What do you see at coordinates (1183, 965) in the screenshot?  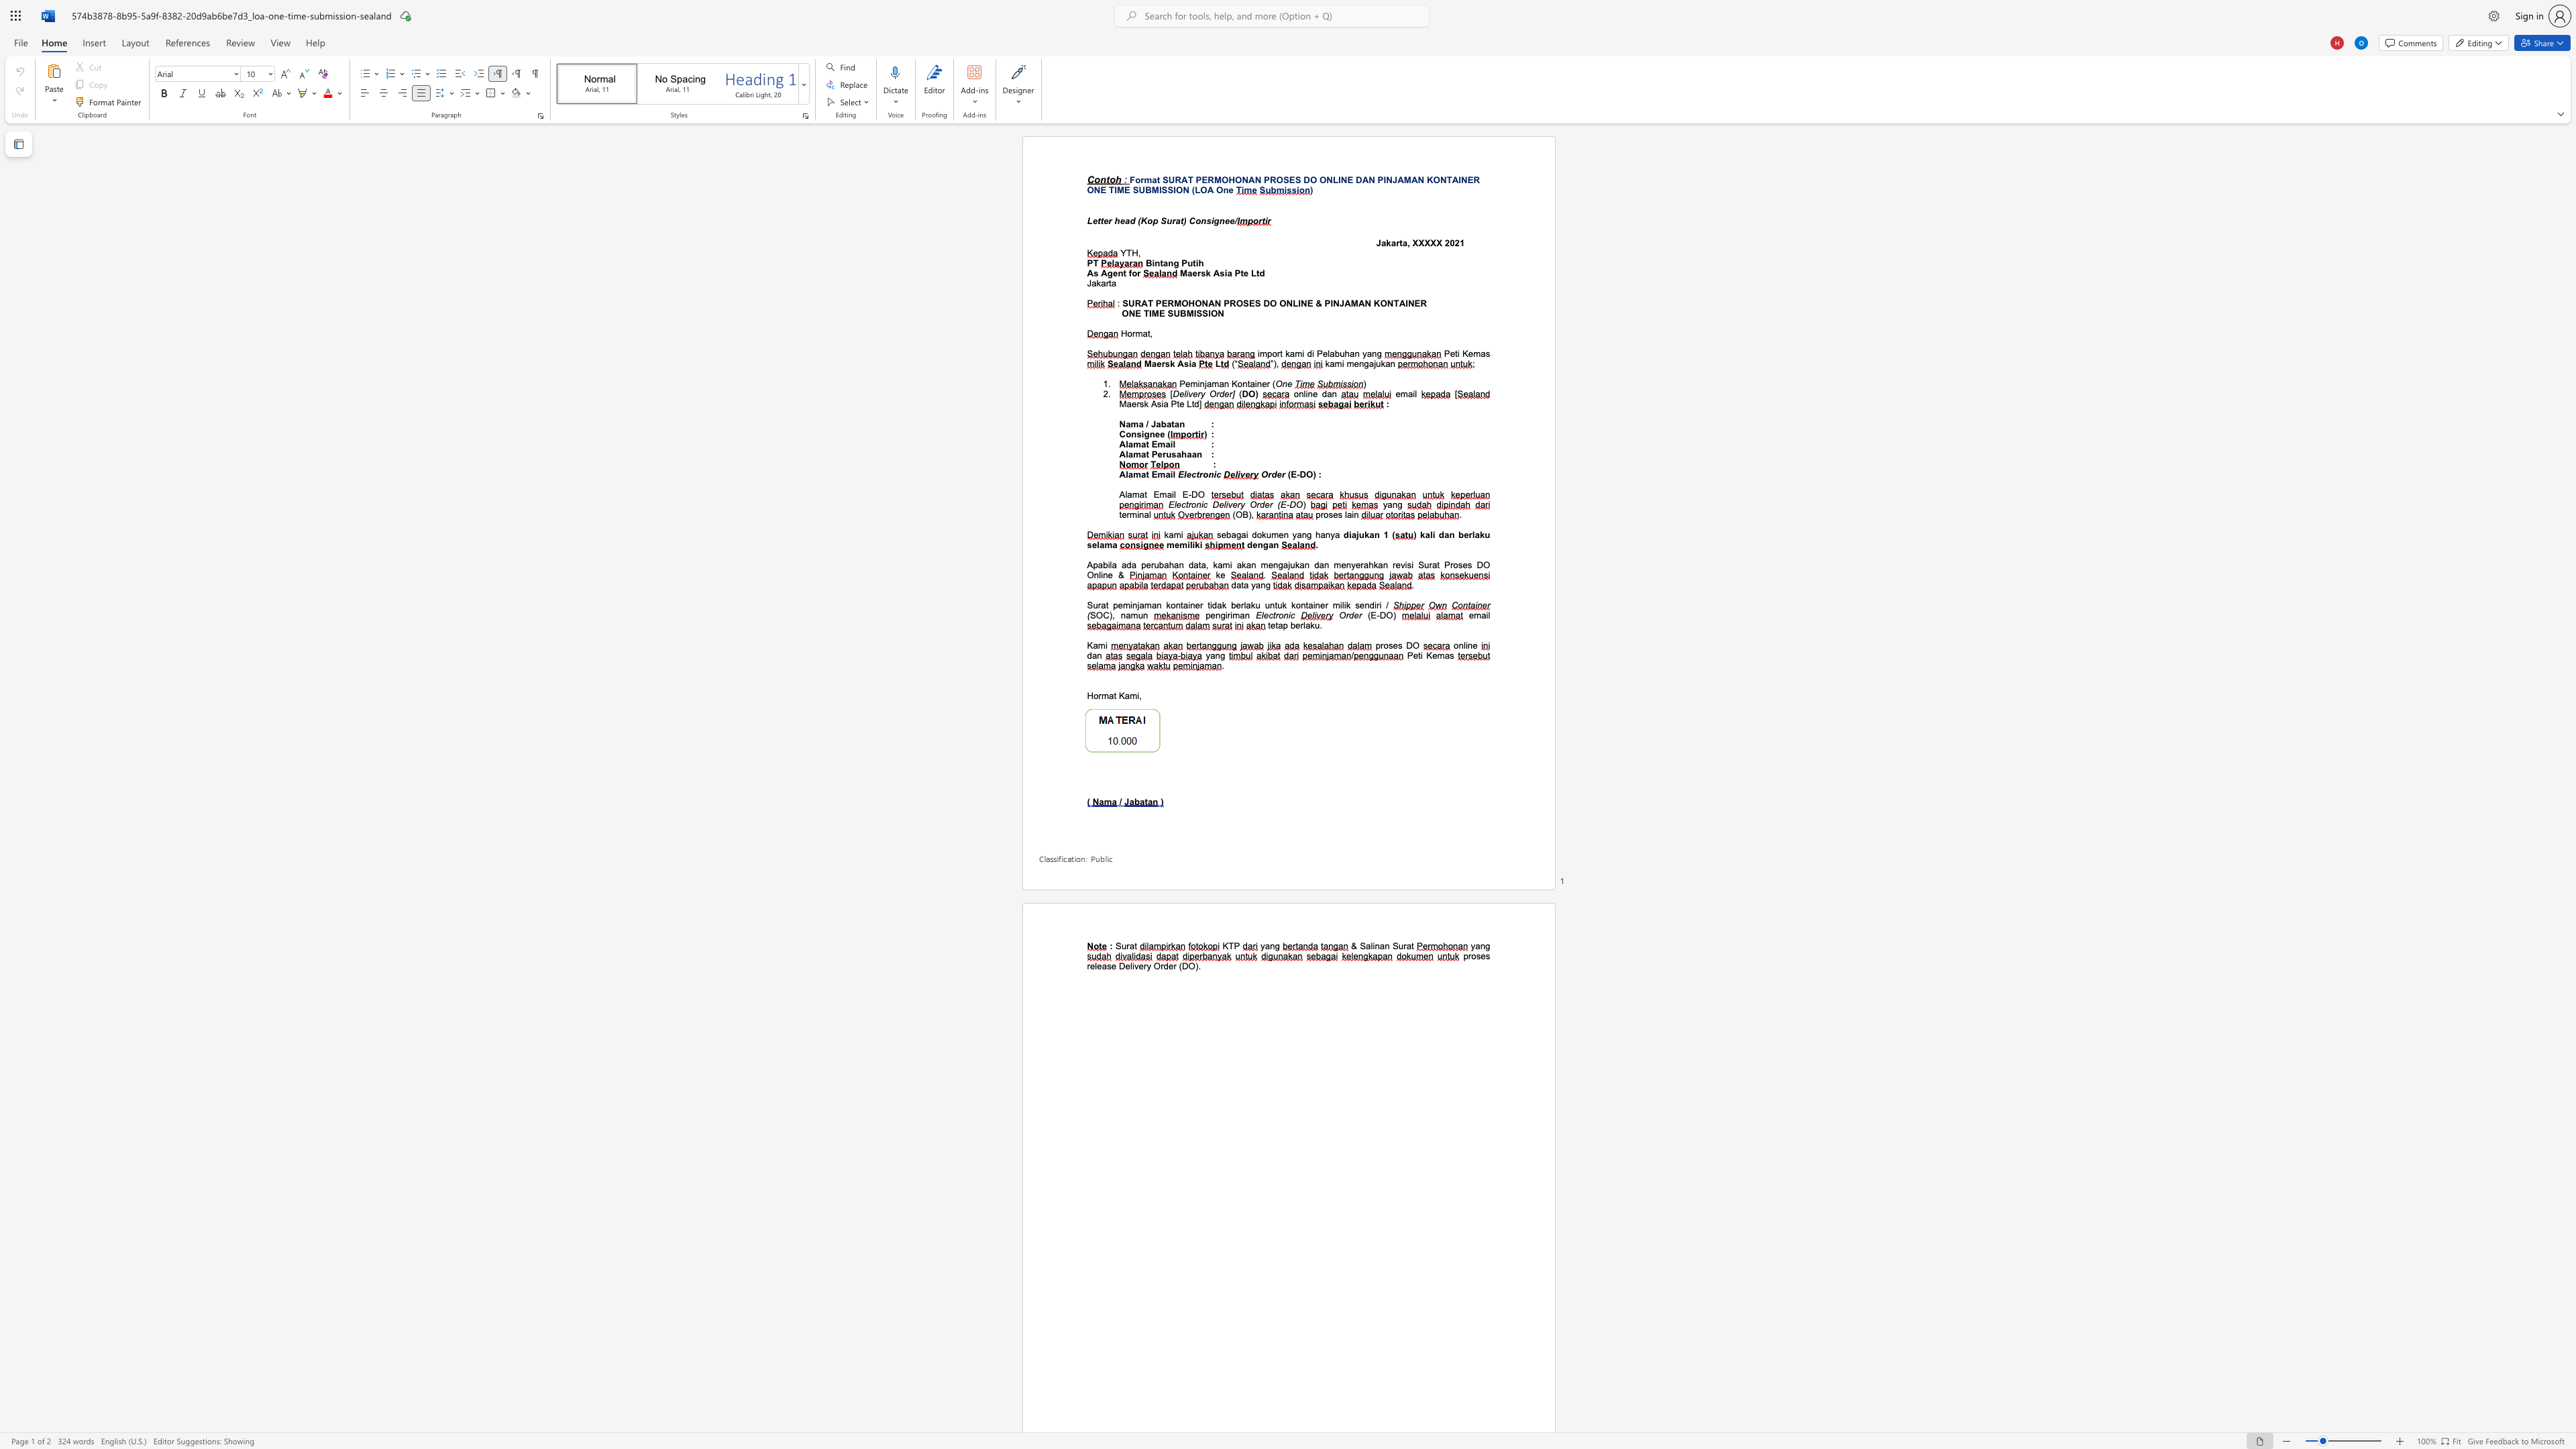 I see `the space between the continuous character "(" and "D" in the text` at bounding box center [1183, 965].